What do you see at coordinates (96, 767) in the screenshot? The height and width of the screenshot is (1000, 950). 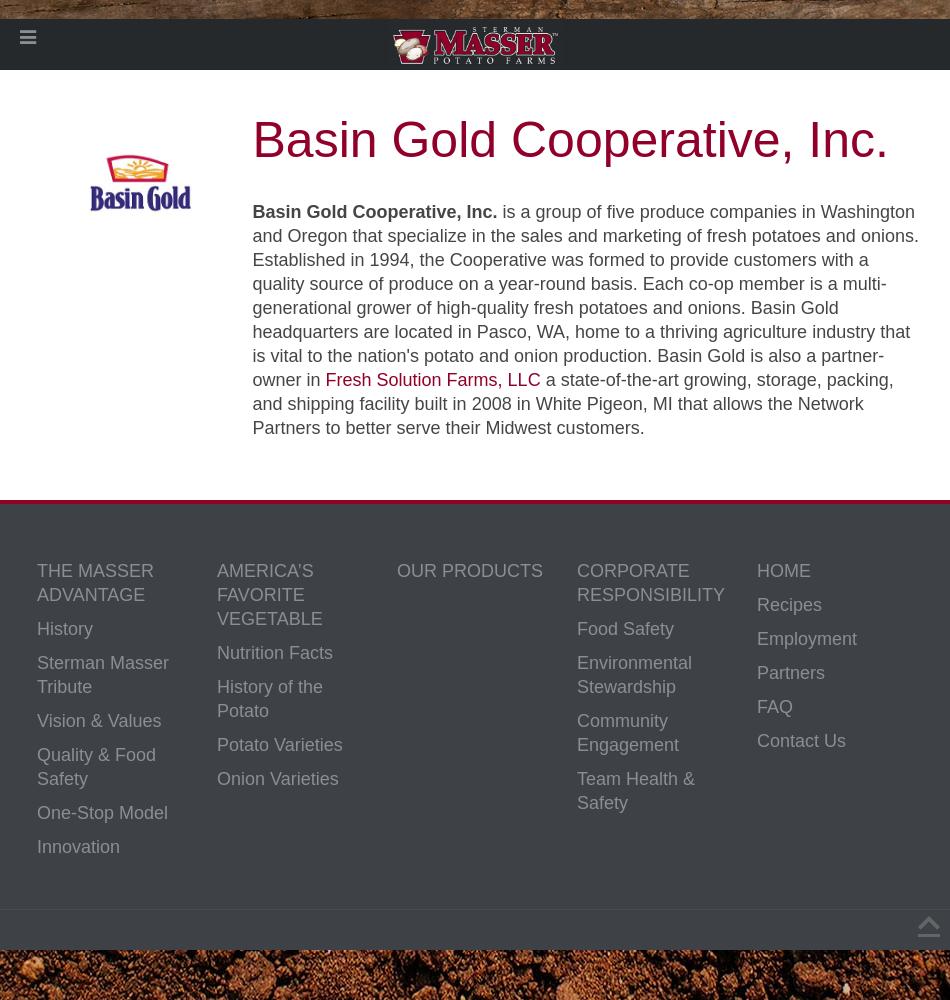 I see `'Quality & Food Safety'` at bounding box center [96, 767].